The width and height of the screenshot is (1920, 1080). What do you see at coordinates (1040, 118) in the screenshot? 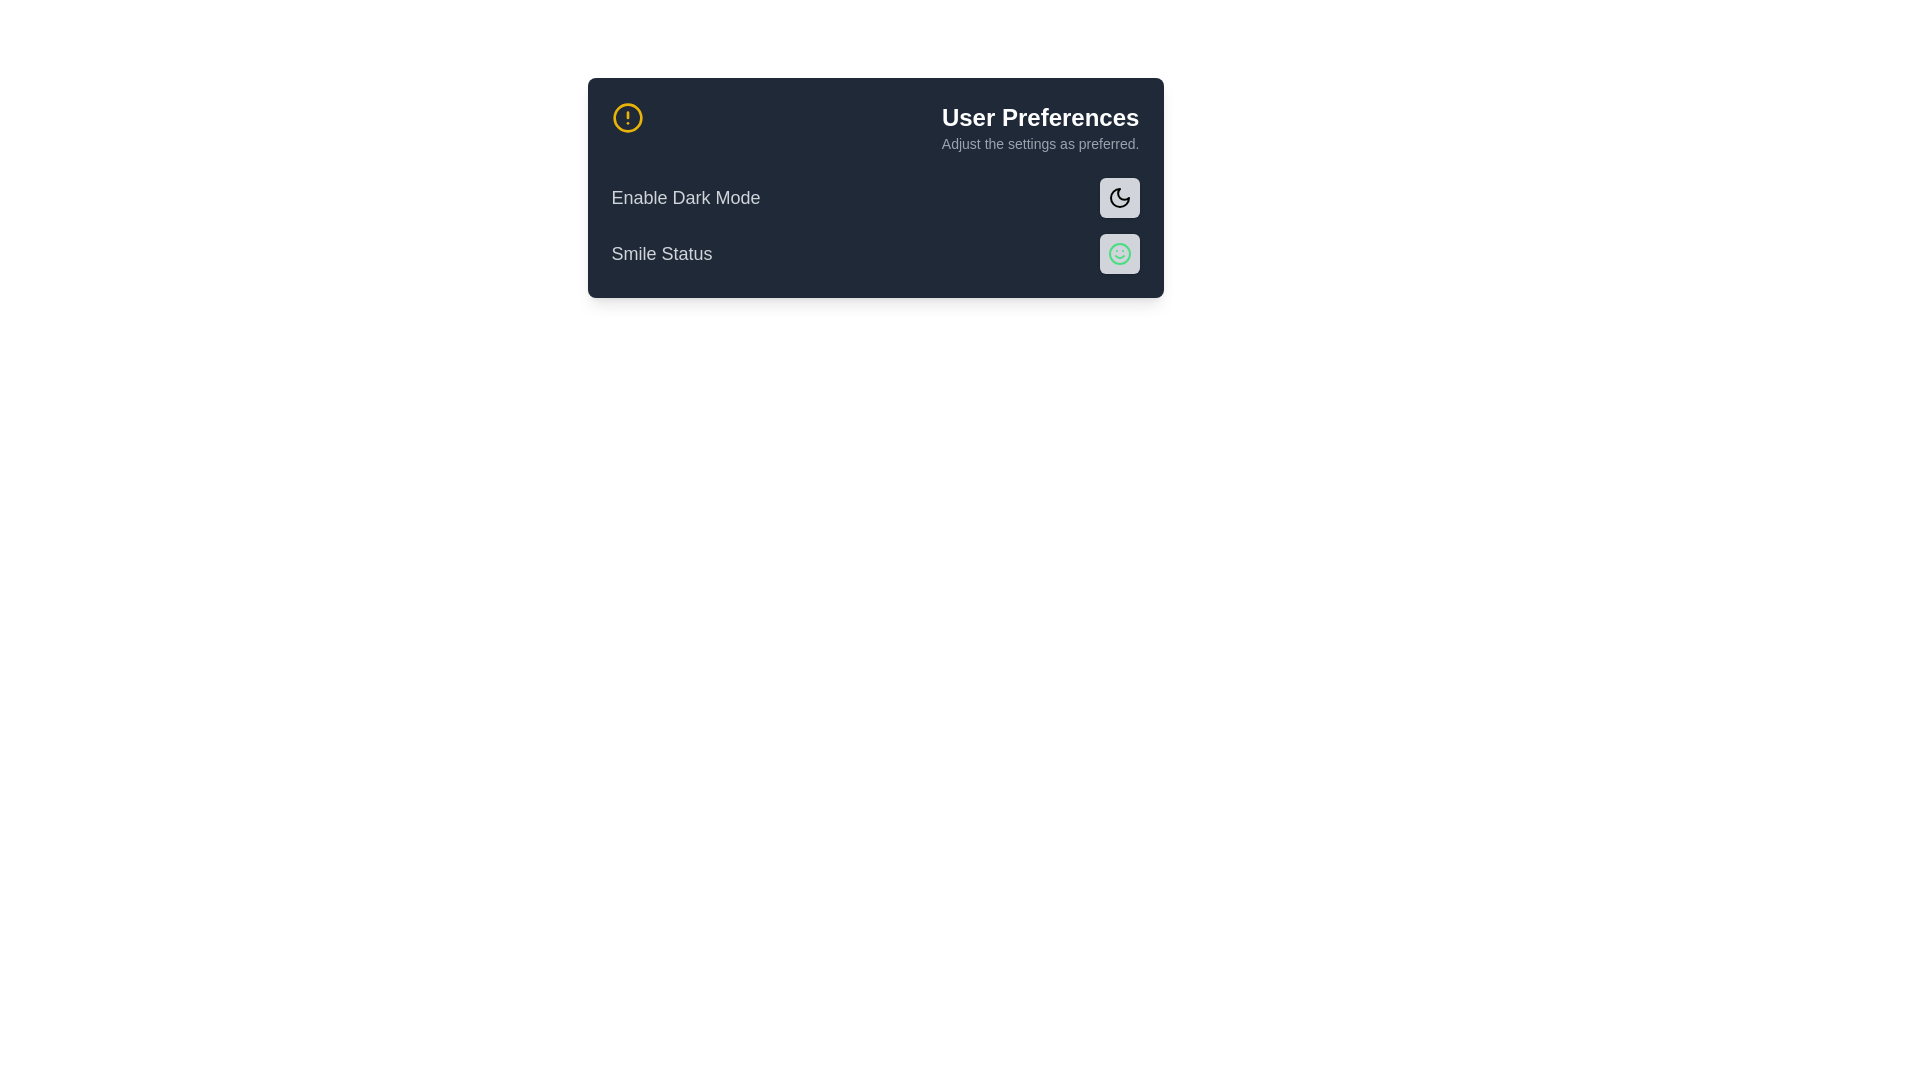
I see `the text label displaying 'User Preferences', which is a bold, large white font against a dark background located in the top right section of a rectangular panel` at bounding box center [1040, 118].